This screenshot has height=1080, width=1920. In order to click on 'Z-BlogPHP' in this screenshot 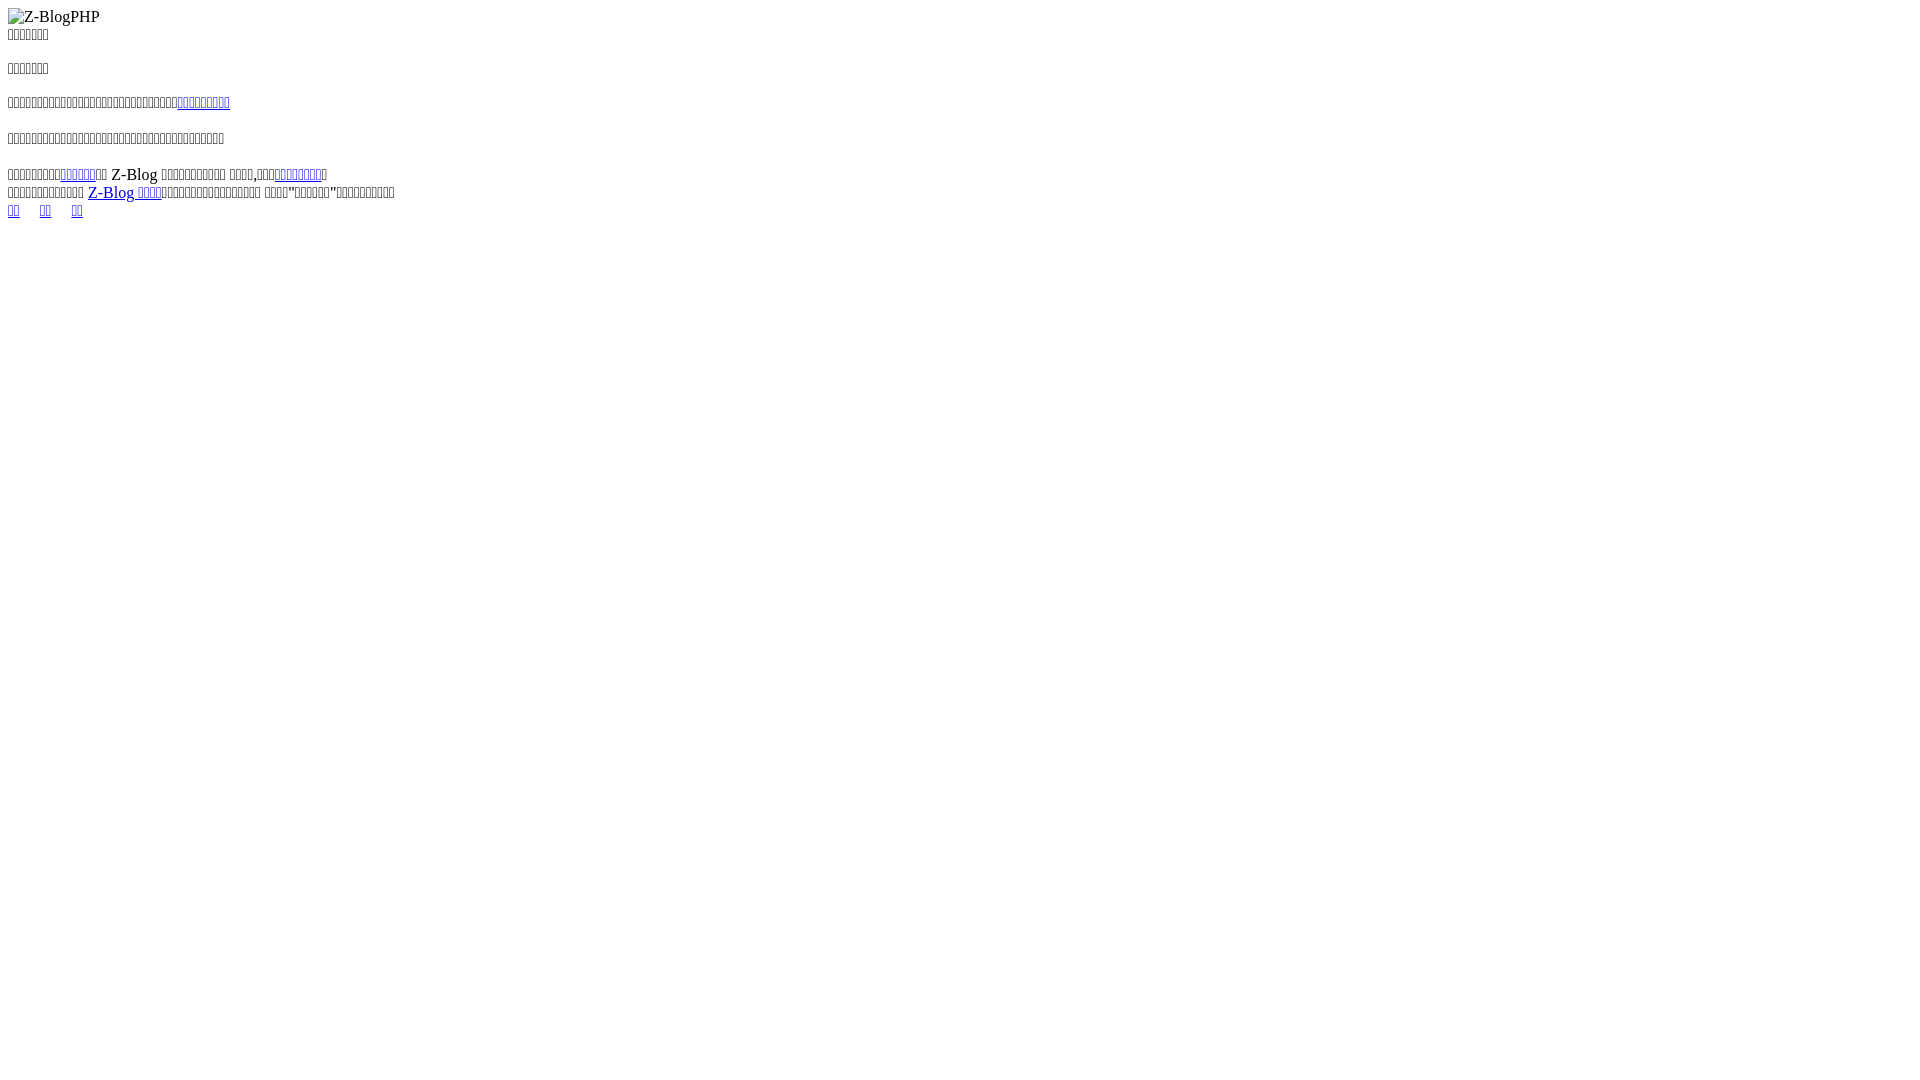, I will do `click(53, 16)`.